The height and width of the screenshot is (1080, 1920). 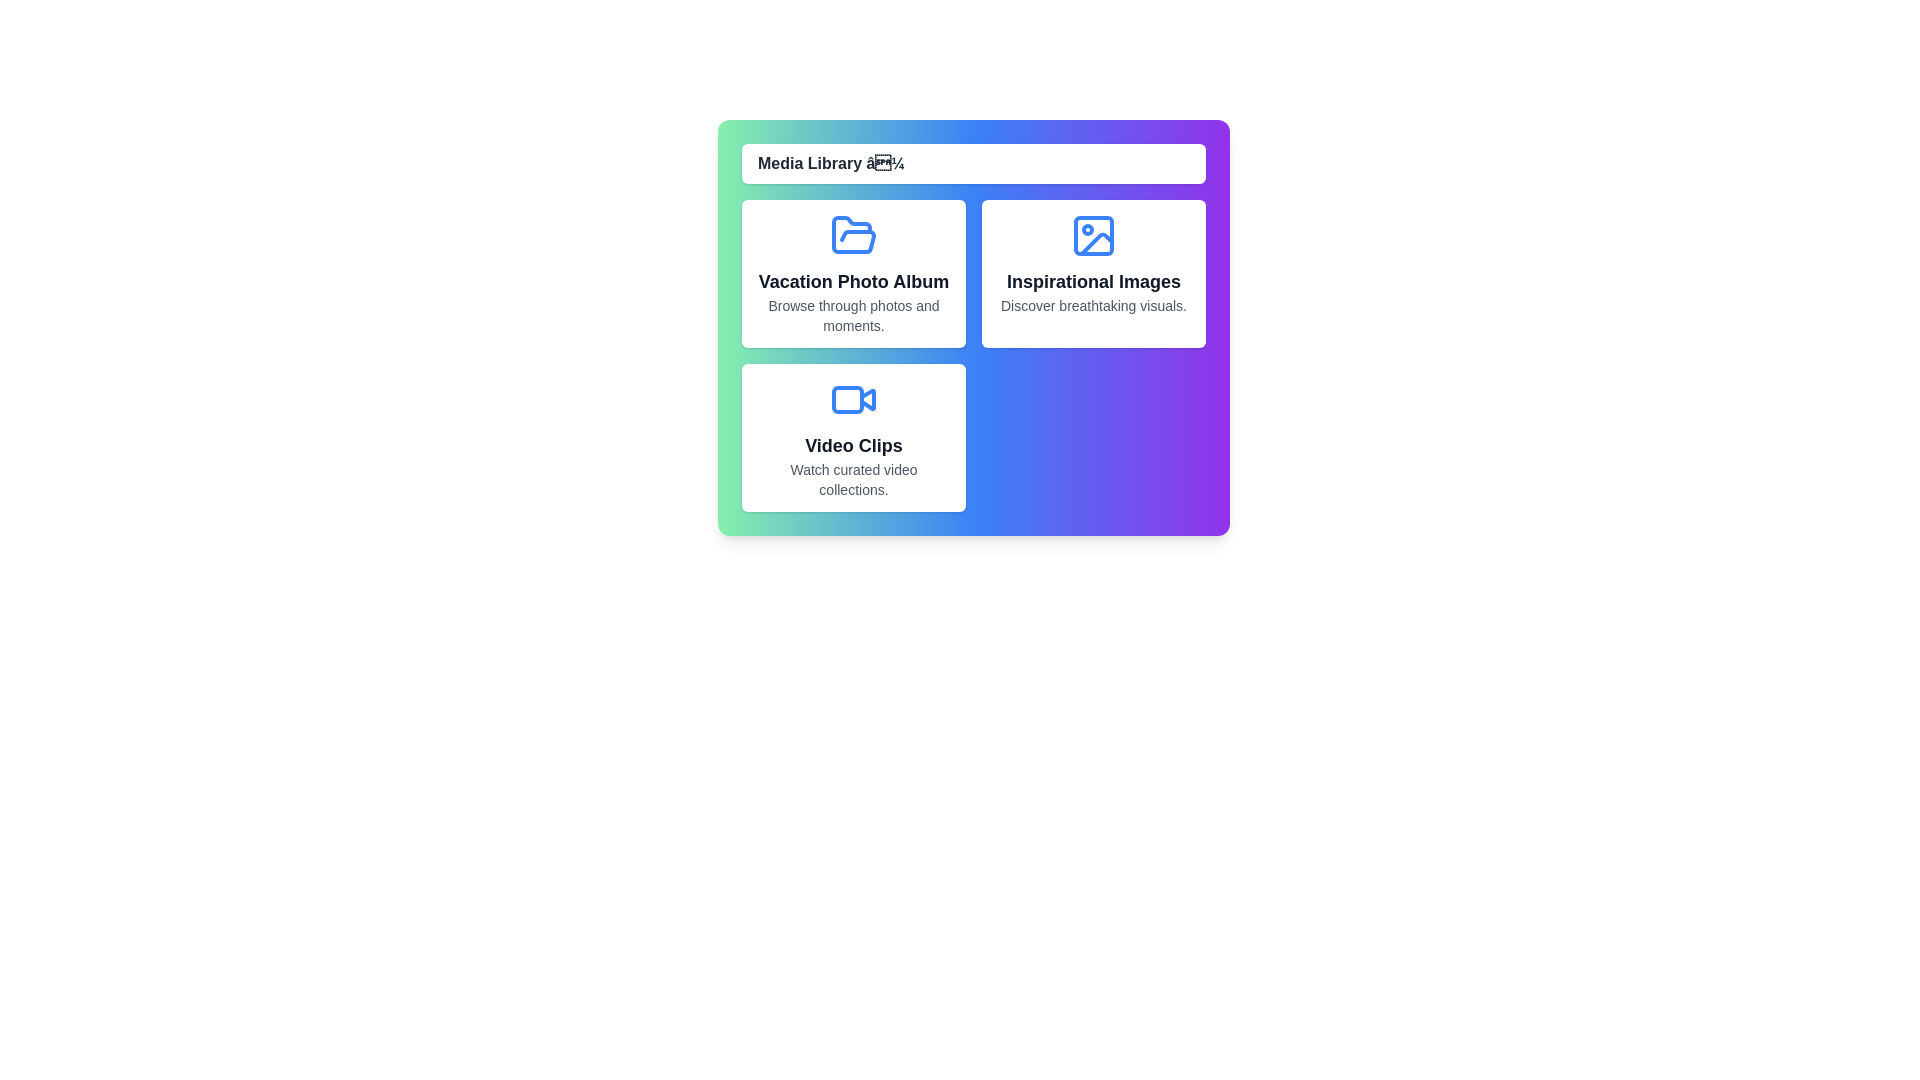 I want to click on the media item Vacation Photo Album to focus on it, so click(x=854, y=273).